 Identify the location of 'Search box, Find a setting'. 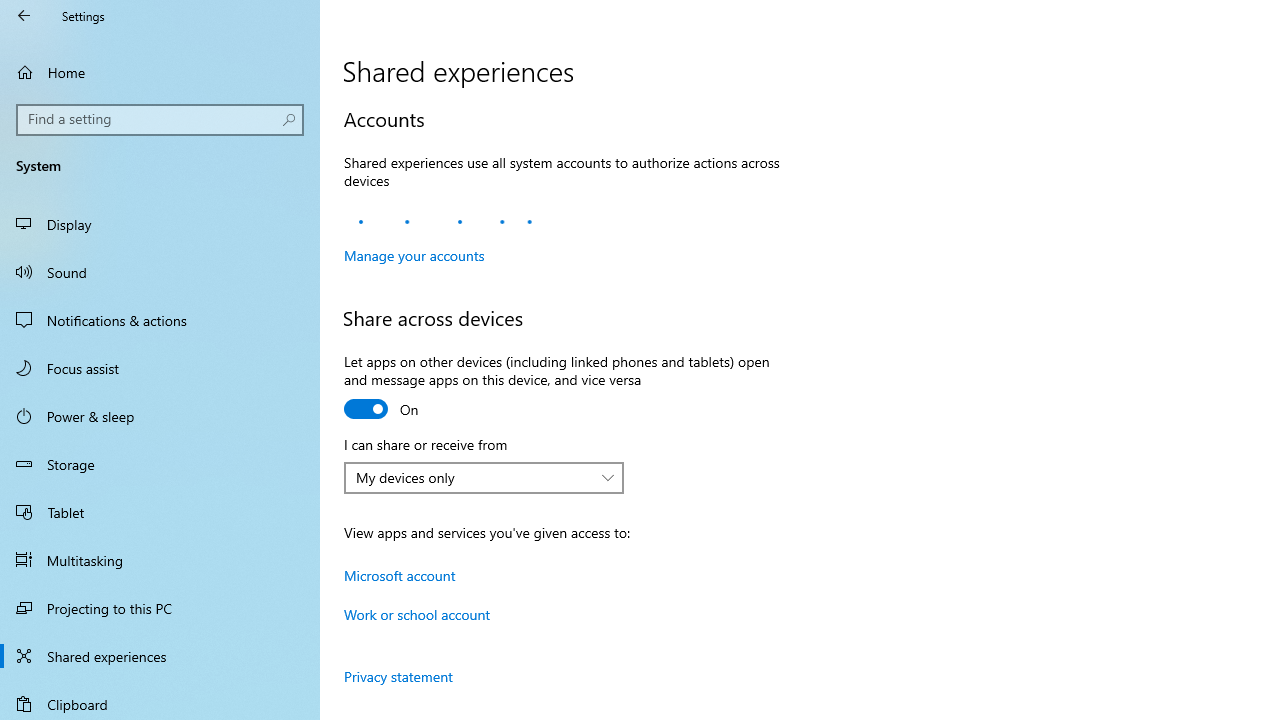
(160, 119).